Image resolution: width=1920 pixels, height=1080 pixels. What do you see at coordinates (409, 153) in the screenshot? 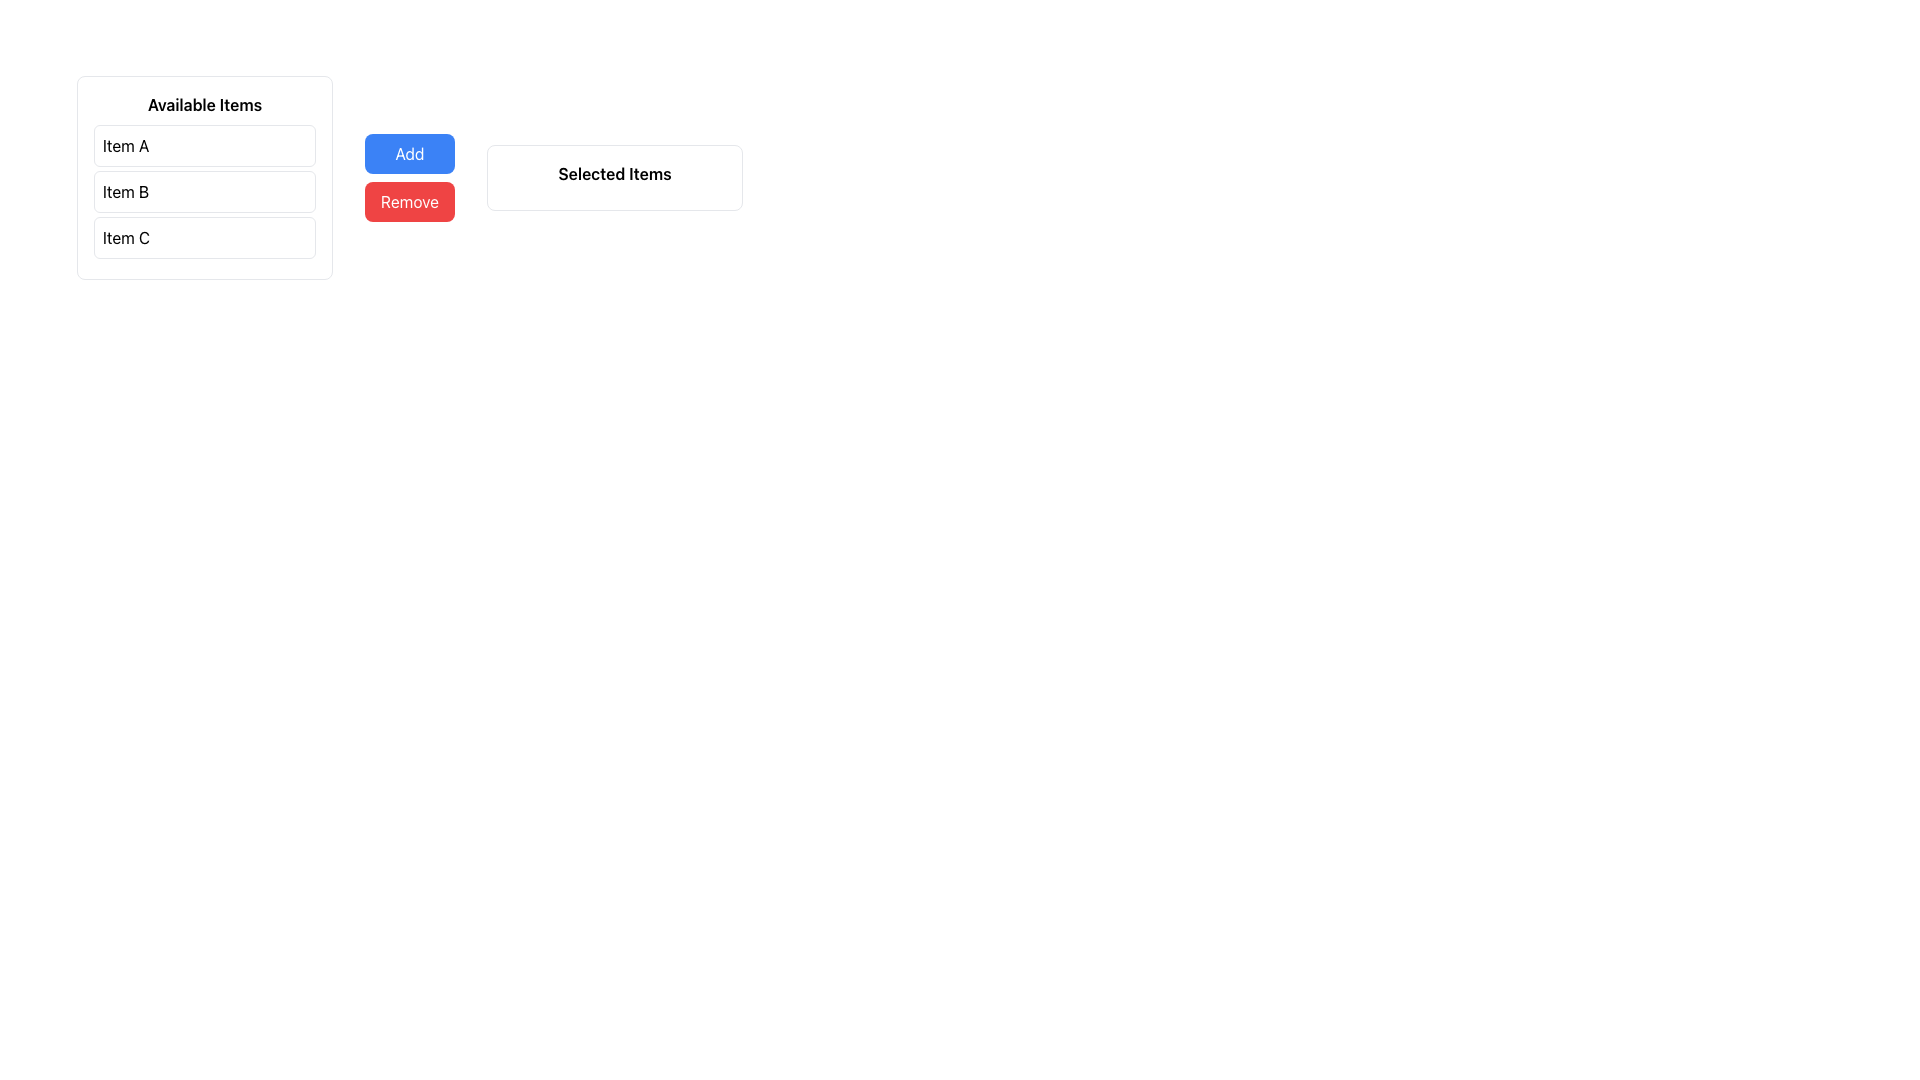
I see `the 'Add' button located vertically above the 'Remove' button, which is to the right of the 'Available Items' list` at bounding box center [409, 153].